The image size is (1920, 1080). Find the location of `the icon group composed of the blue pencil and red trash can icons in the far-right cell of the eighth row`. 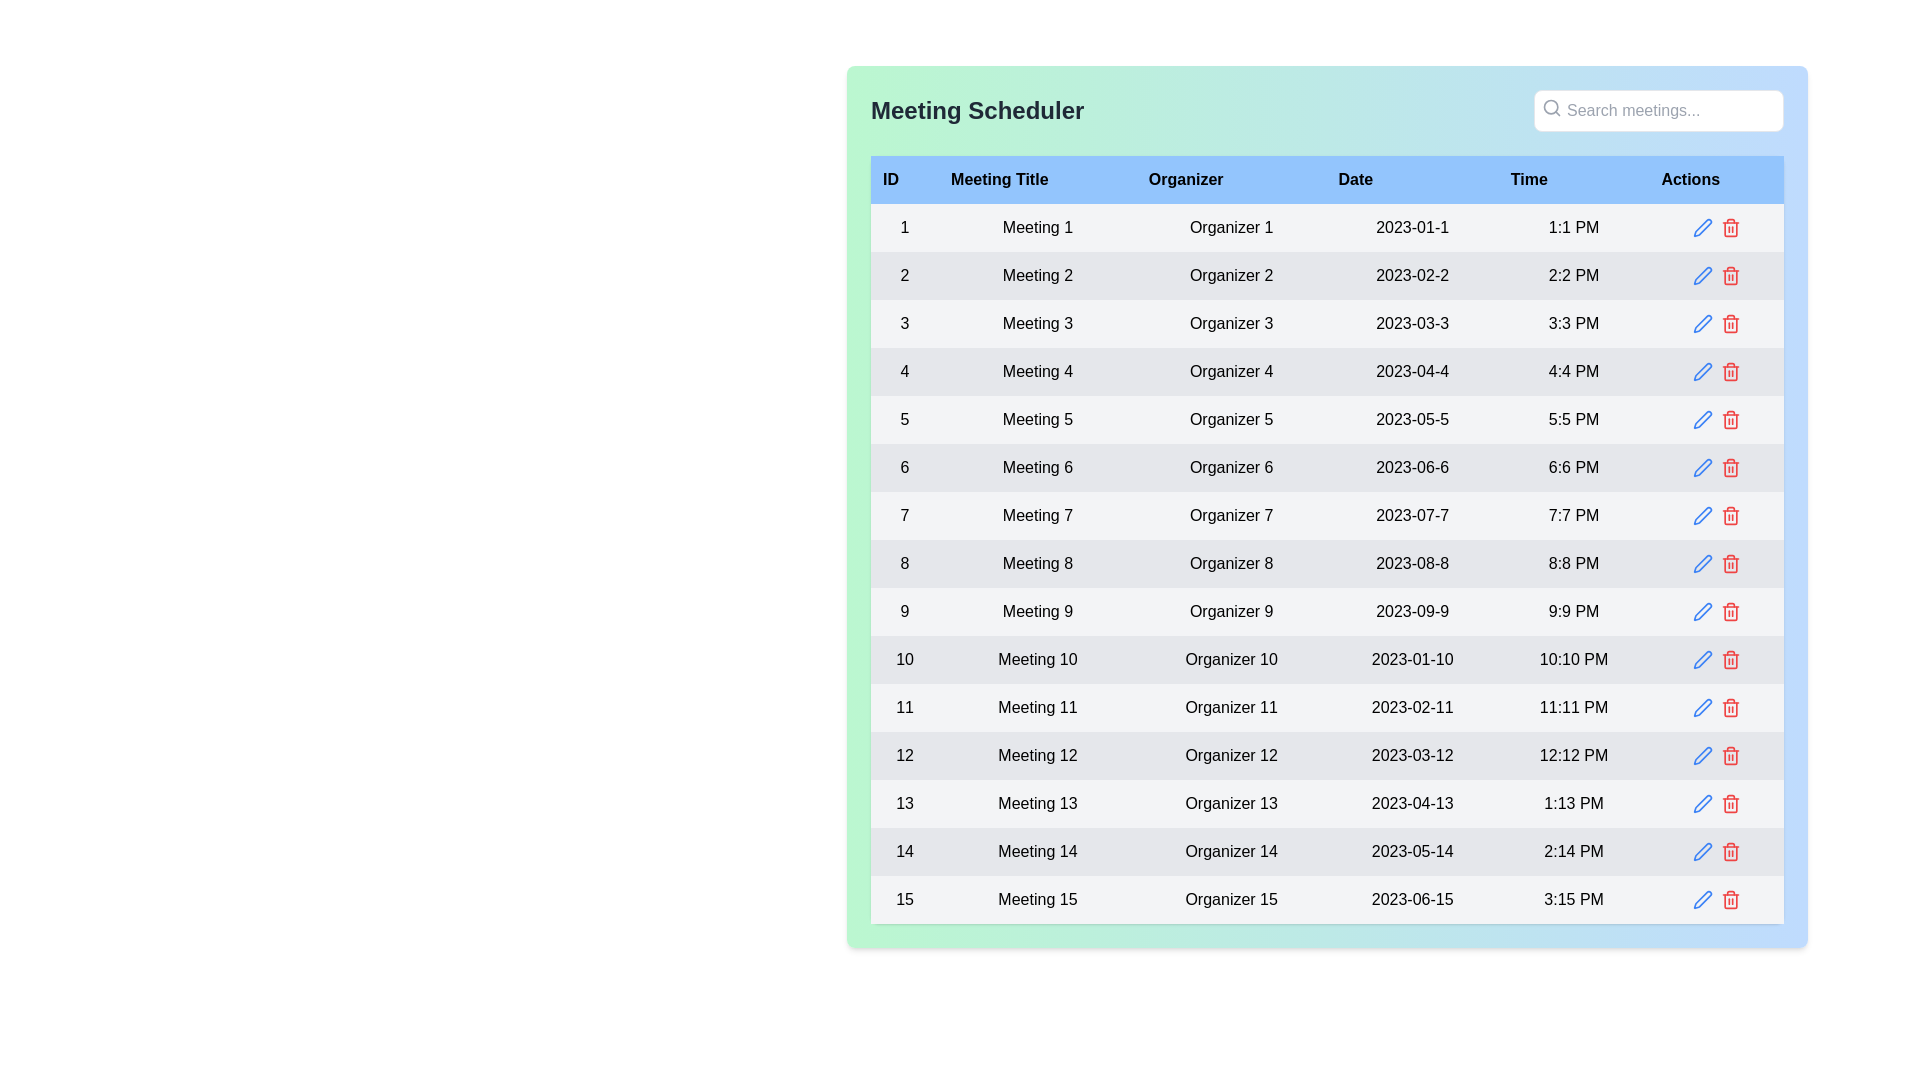

the icon group composed of the blue pencil and red trash can icons in the far-right cell of the eighth row is located at coordinates (1715, 563).